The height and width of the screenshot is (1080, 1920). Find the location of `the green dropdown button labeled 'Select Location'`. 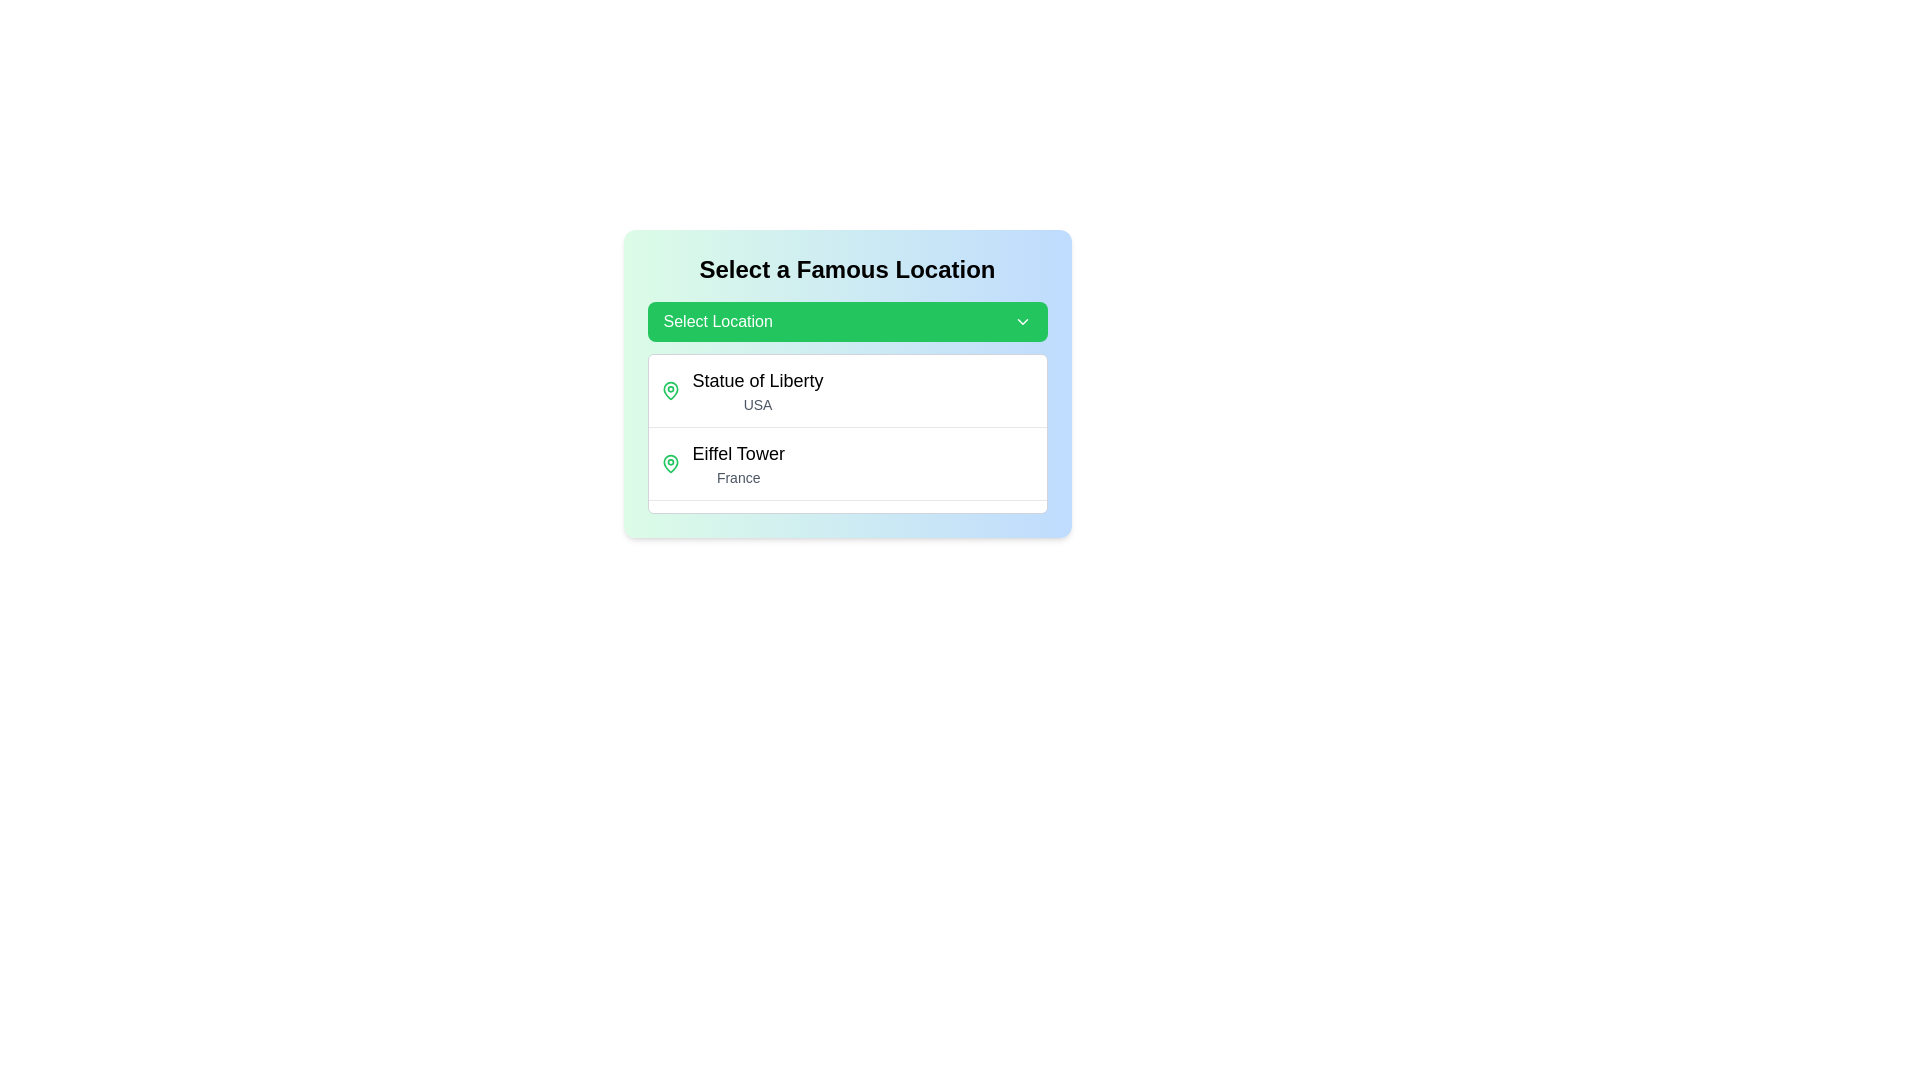

the green dropdown button labeled 'Select Location' is located at coordinates (847, 320).